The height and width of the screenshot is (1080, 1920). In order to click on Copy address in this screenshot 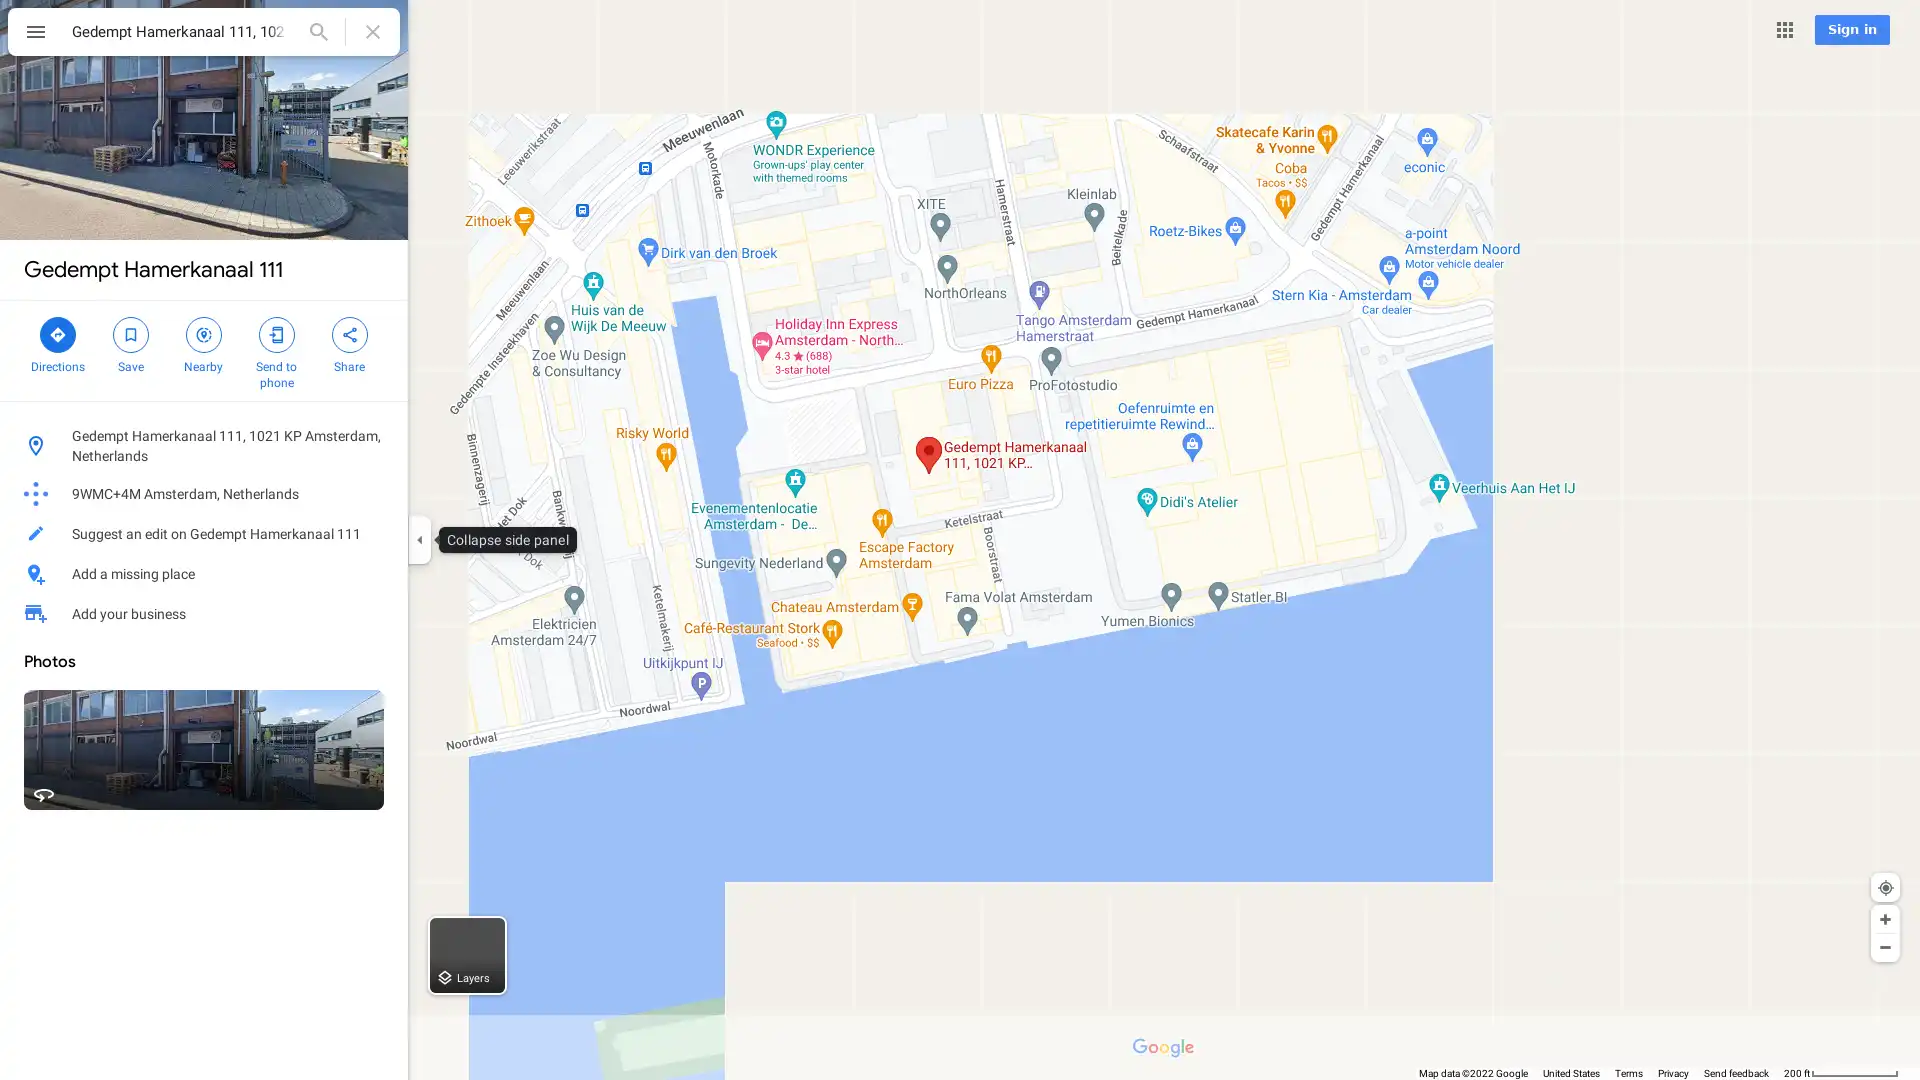, I will do `click(370, 445)`.